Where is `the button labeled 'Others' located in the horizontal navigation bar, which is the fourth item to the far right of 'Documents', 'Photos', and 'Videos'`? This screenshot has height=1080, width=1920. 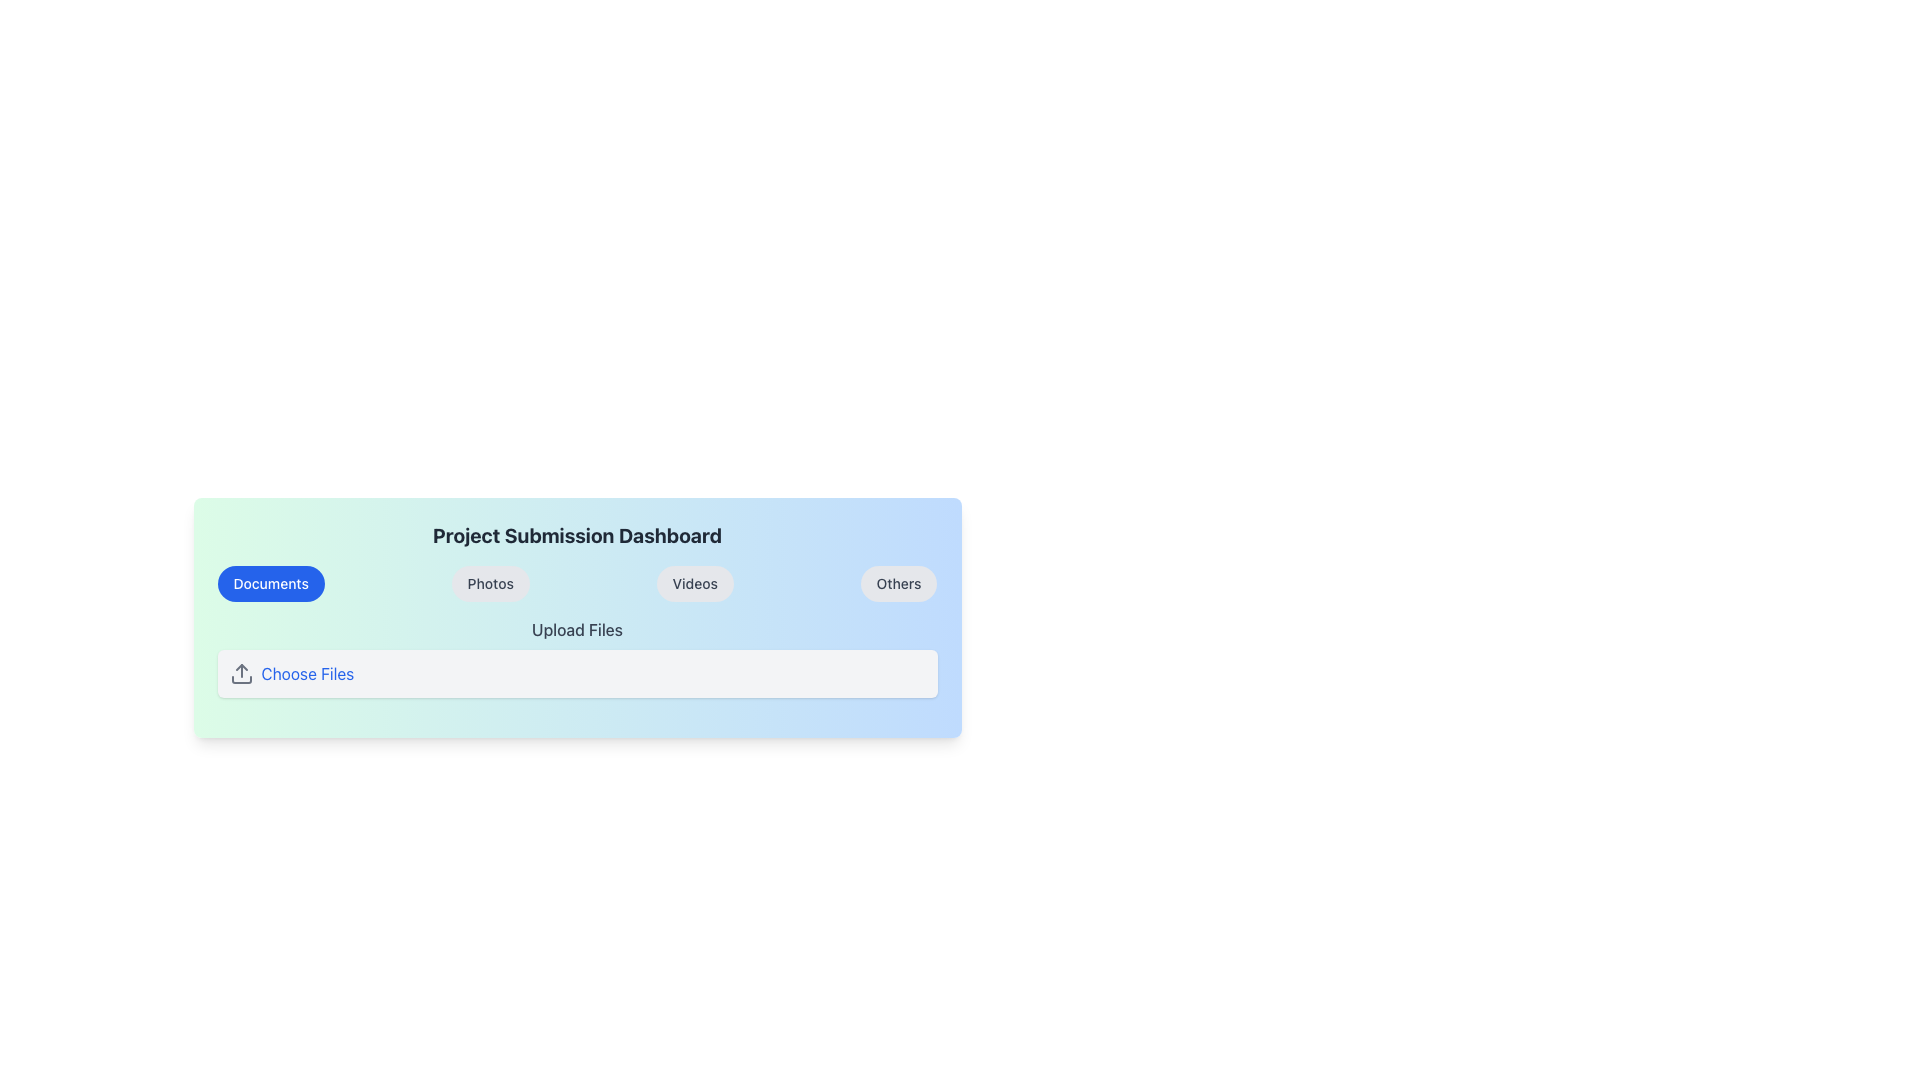
the button labeled 'Others' located in the horizontal navigation bar, which is the fourth item to the far right of 'Documents', 'Photos', and 'Videos' is located at coordinates (897, 583).